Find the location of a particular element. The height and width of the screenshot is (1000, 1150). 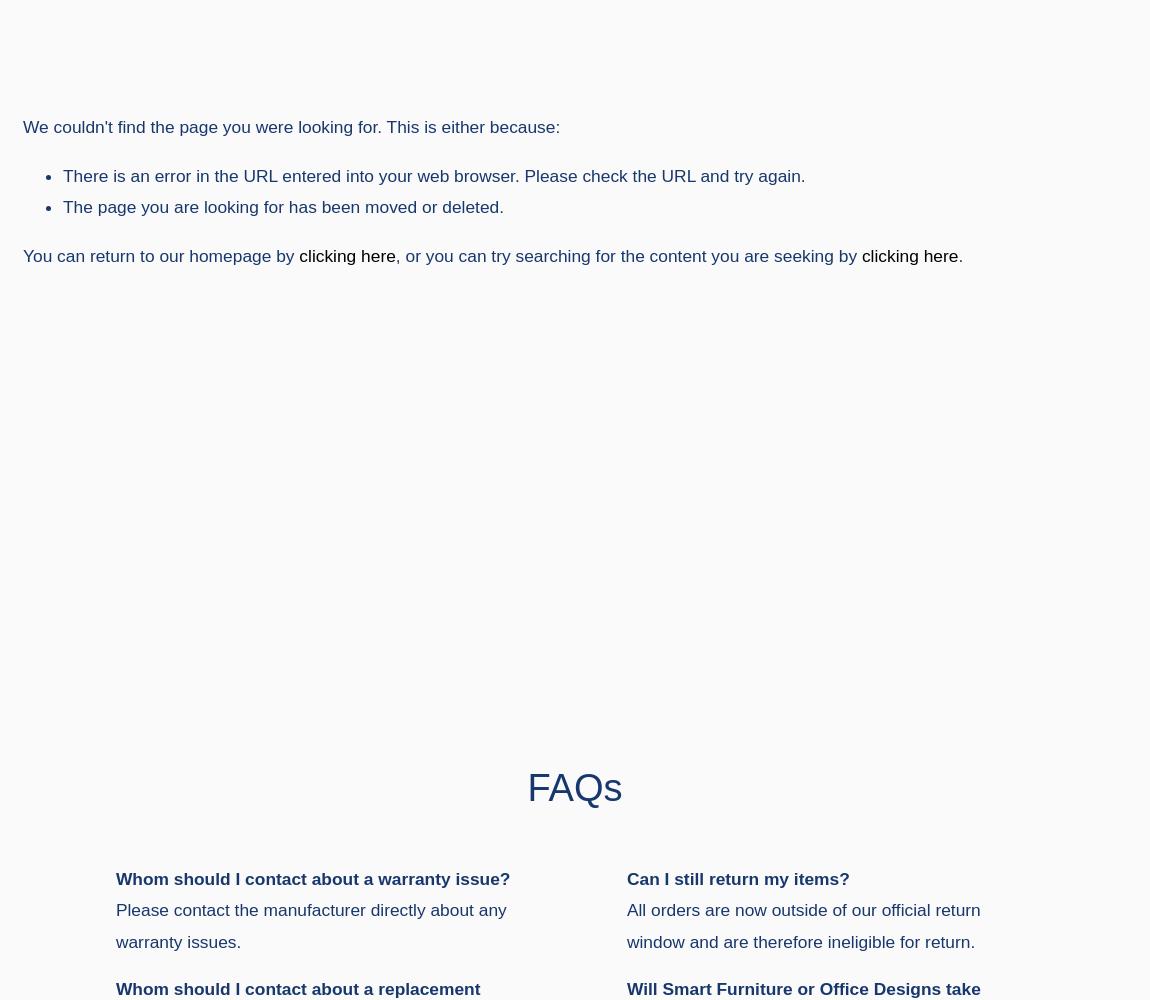

'Please contact the manufacturer directly about any warranty issues.' is located at coordinates (313, 925).